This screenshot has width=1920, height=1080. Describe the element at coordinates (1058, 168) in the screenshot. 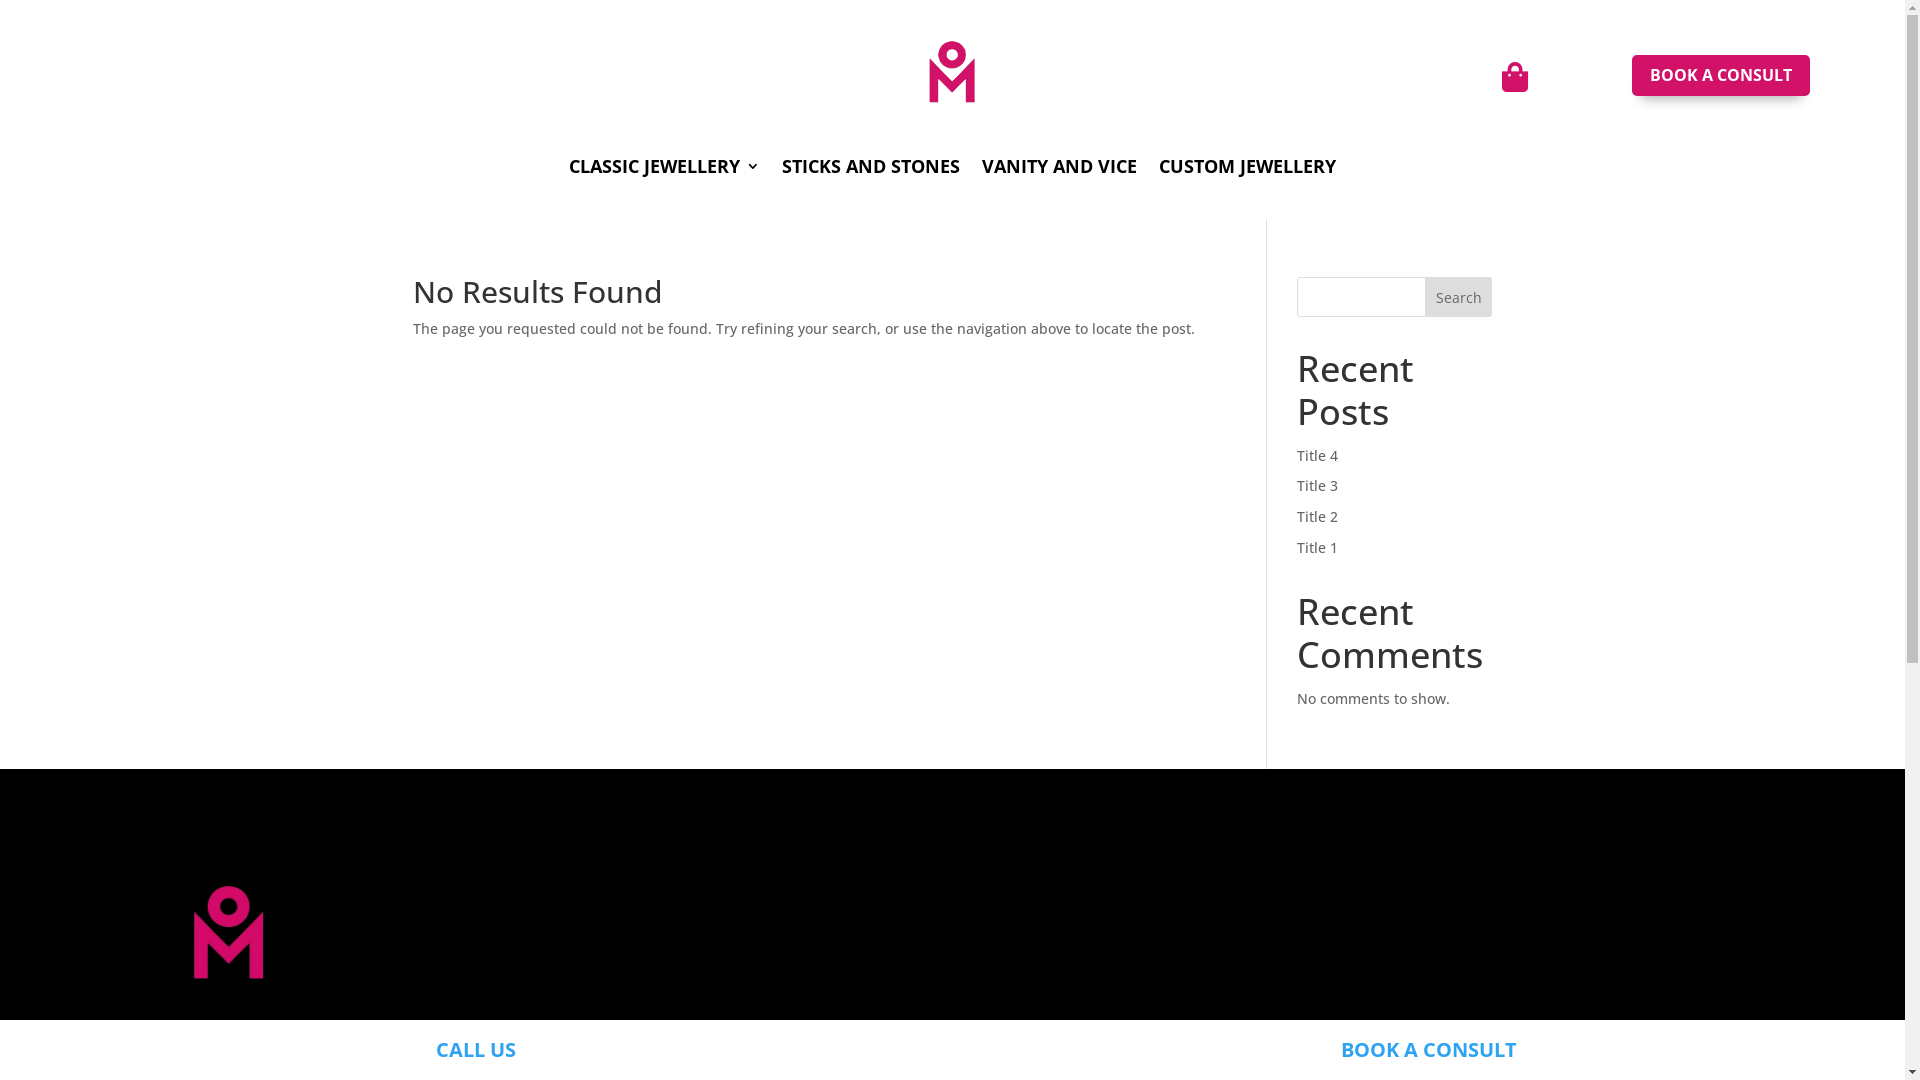

I see `'VANITY AND VICE'` at that location.